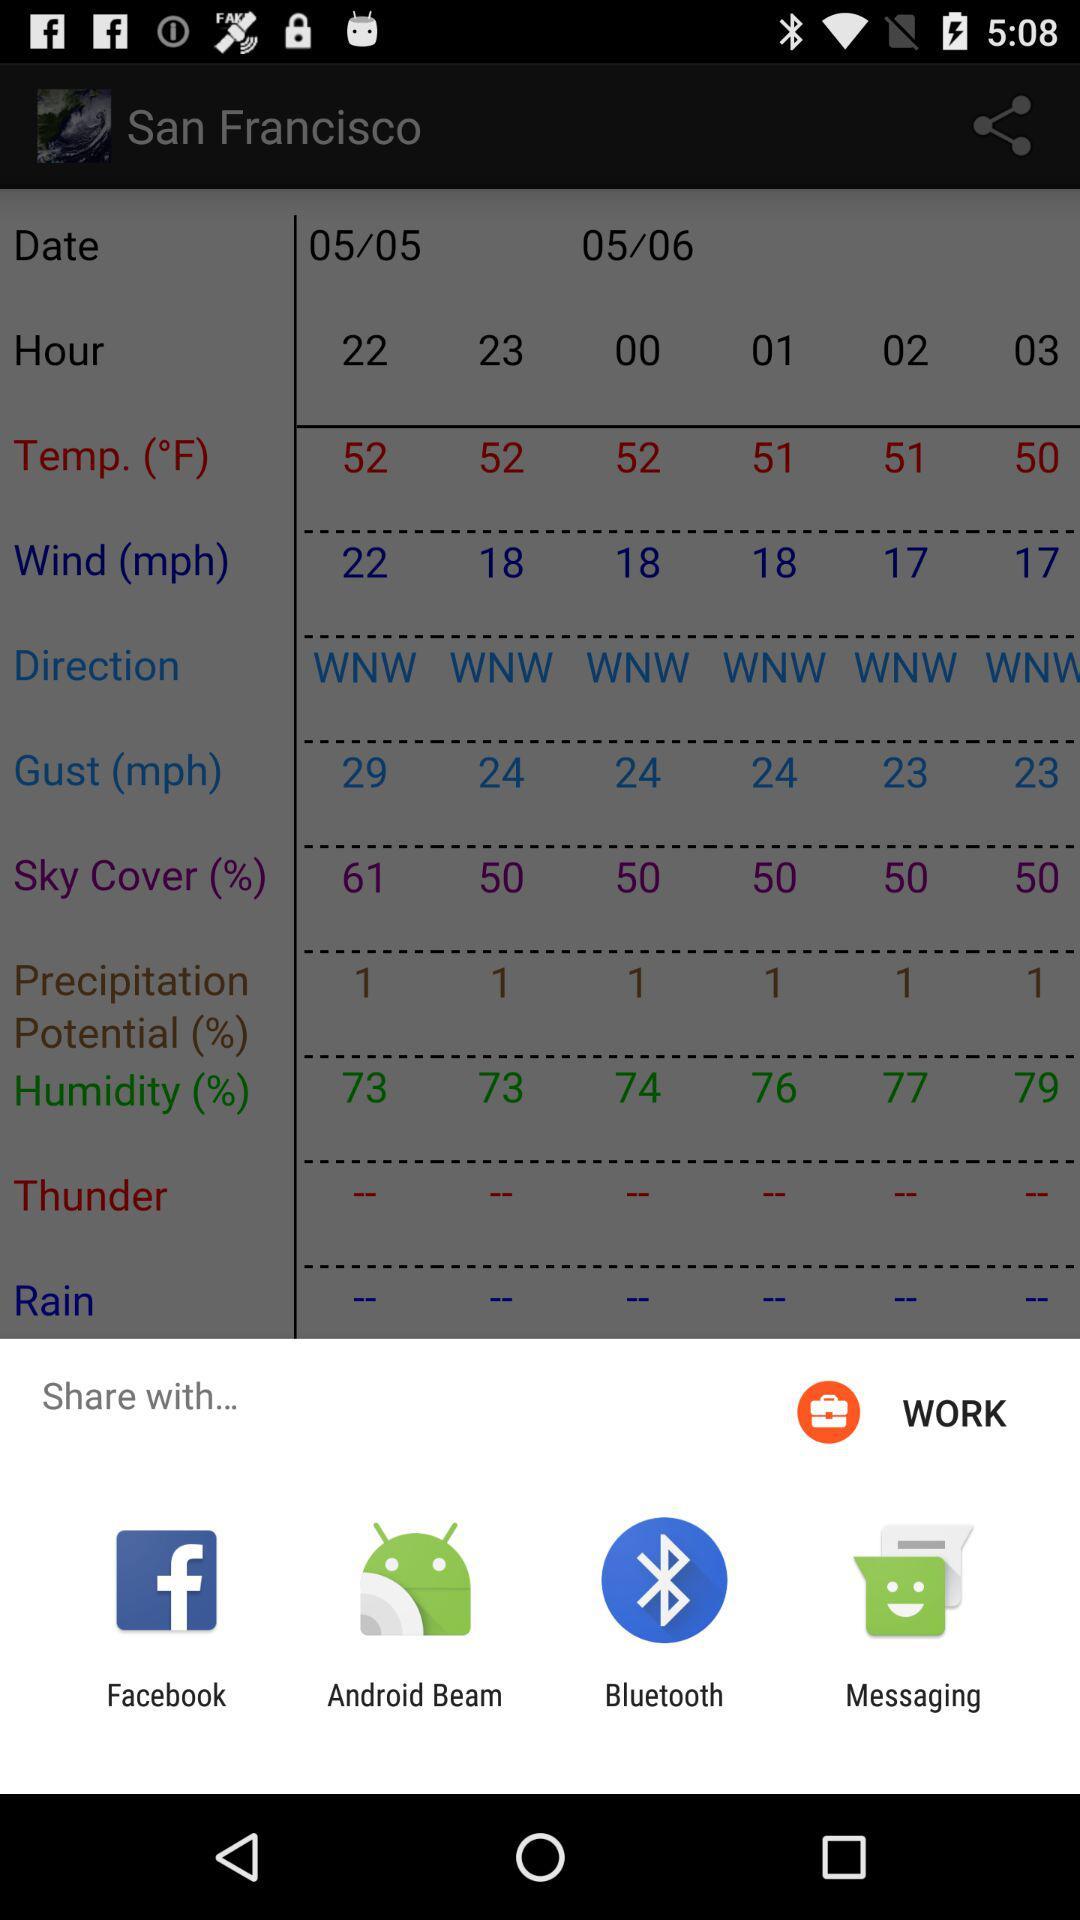 This screenshot has height=1920, width=1080. I want to click on the icon next to bluetooth app, so click(414, 1711).